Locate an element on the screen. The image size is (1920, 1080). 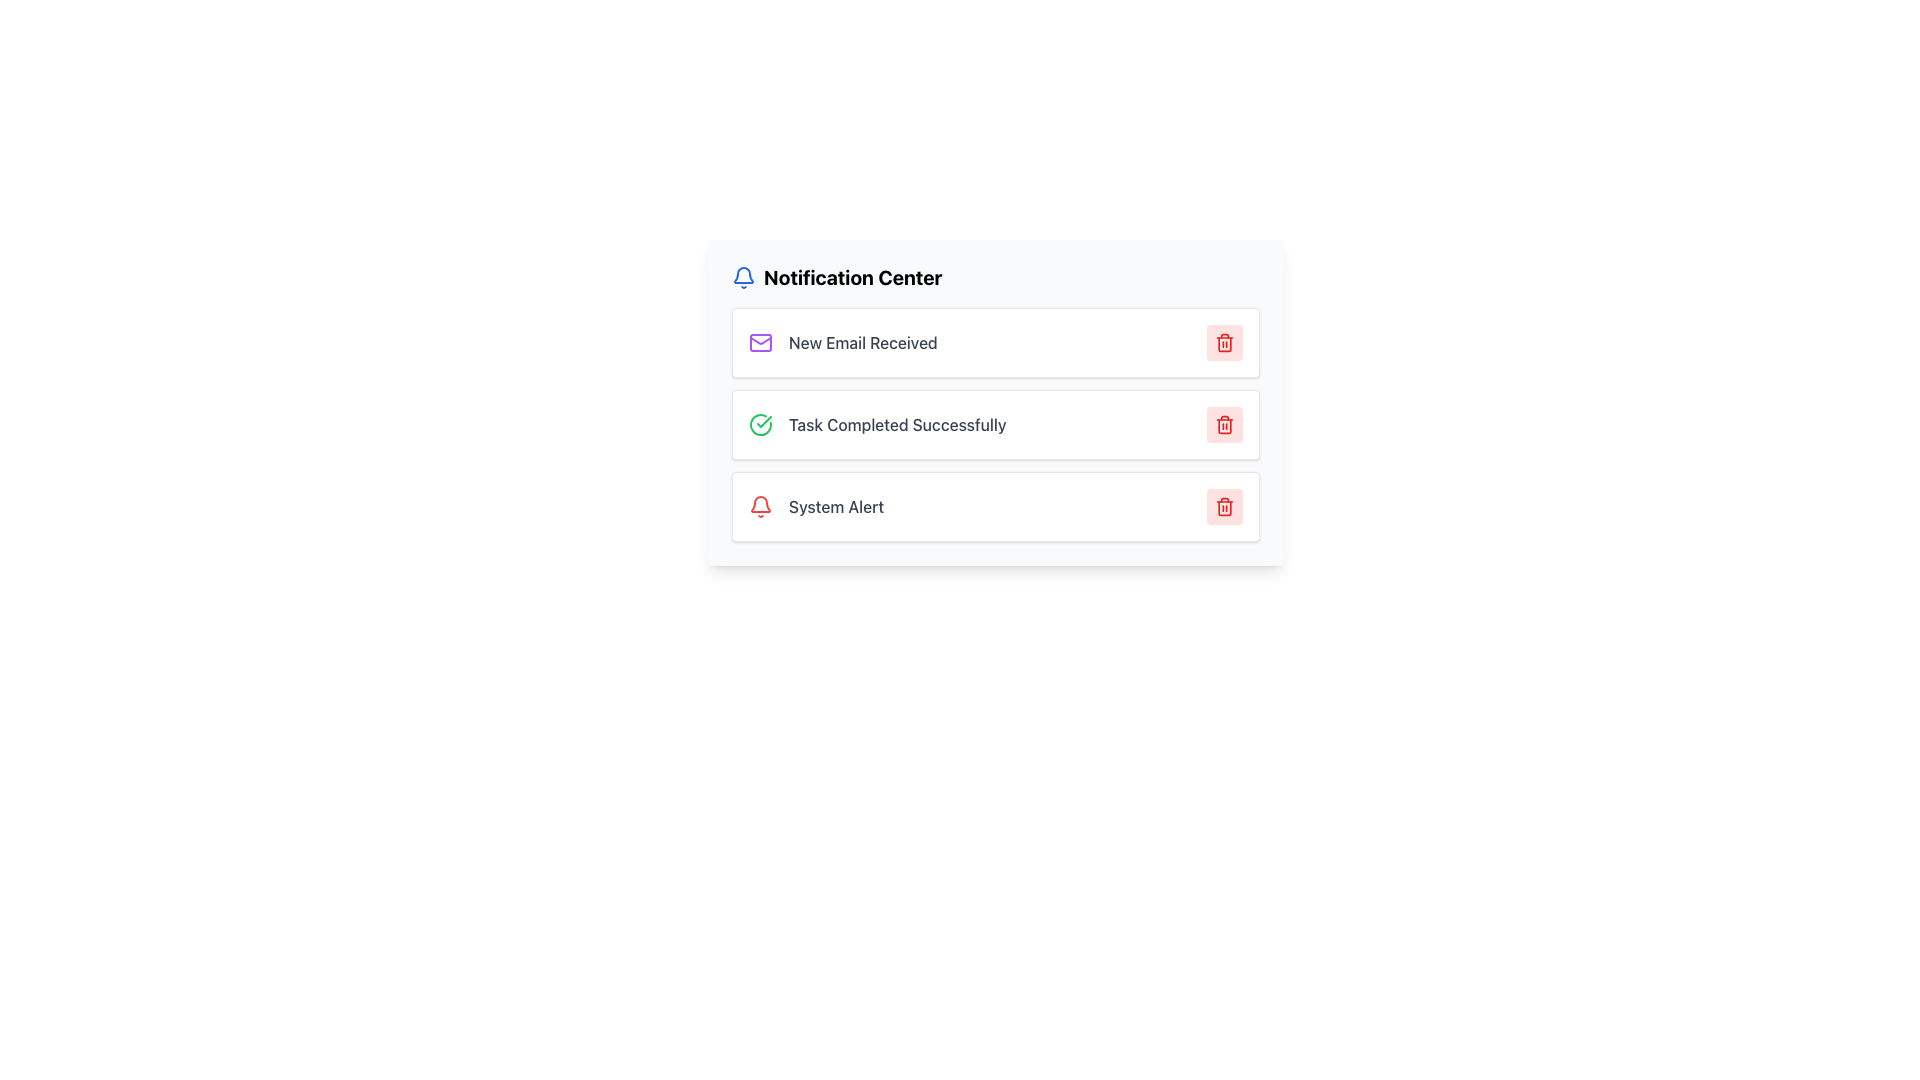
the static text label that serves as the title for the notification panel, located immediately to the right of the blue bell icon is located at coordinates (853, 277).